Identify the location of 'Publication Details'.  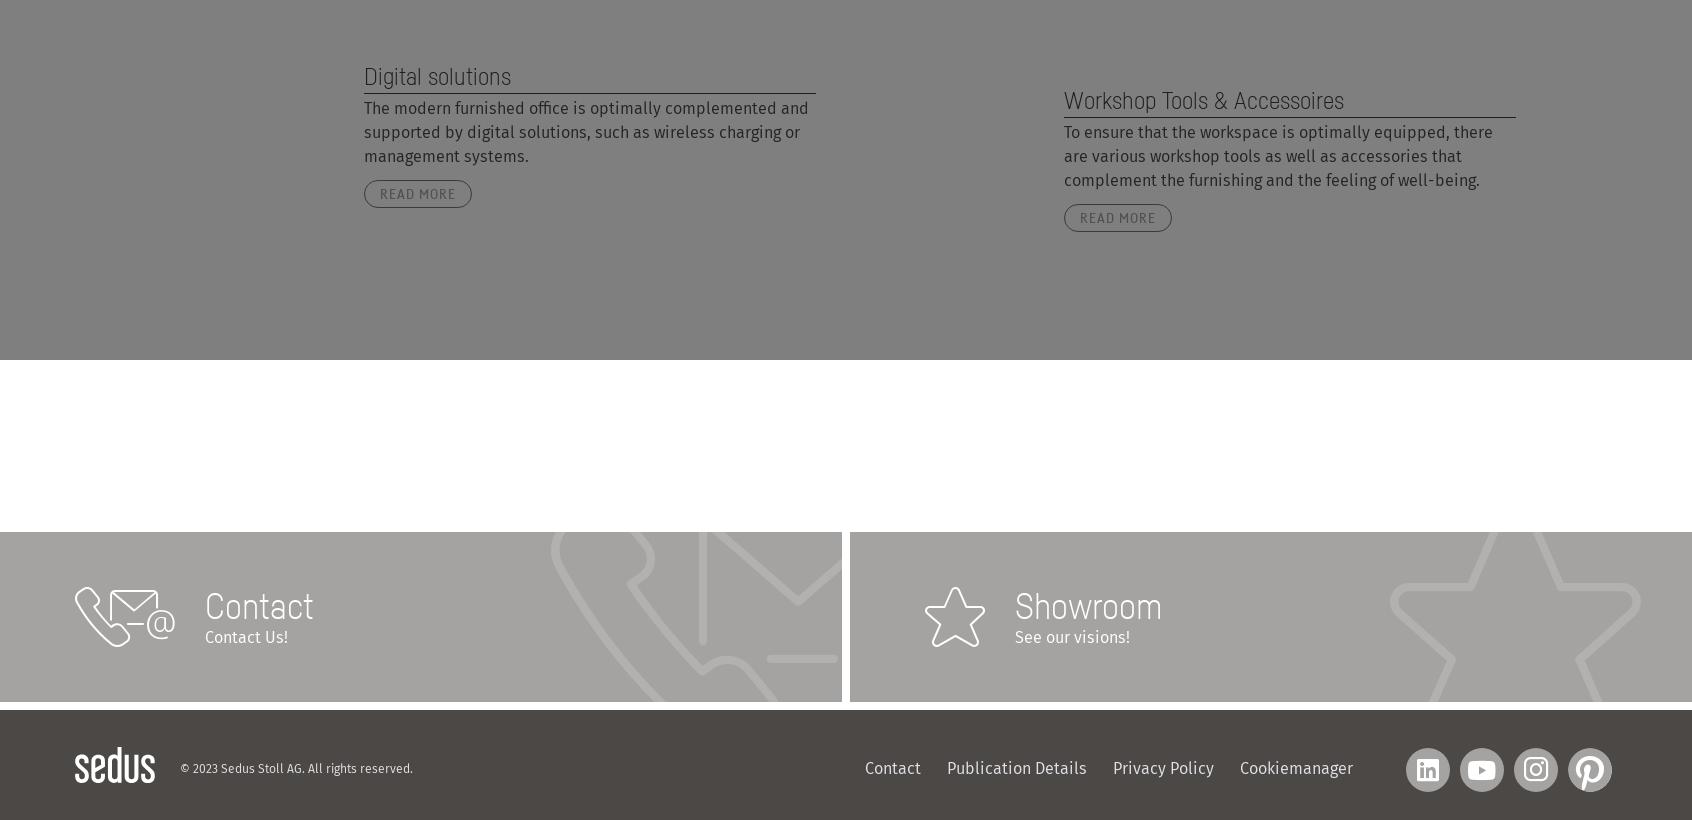
(1016, 768).